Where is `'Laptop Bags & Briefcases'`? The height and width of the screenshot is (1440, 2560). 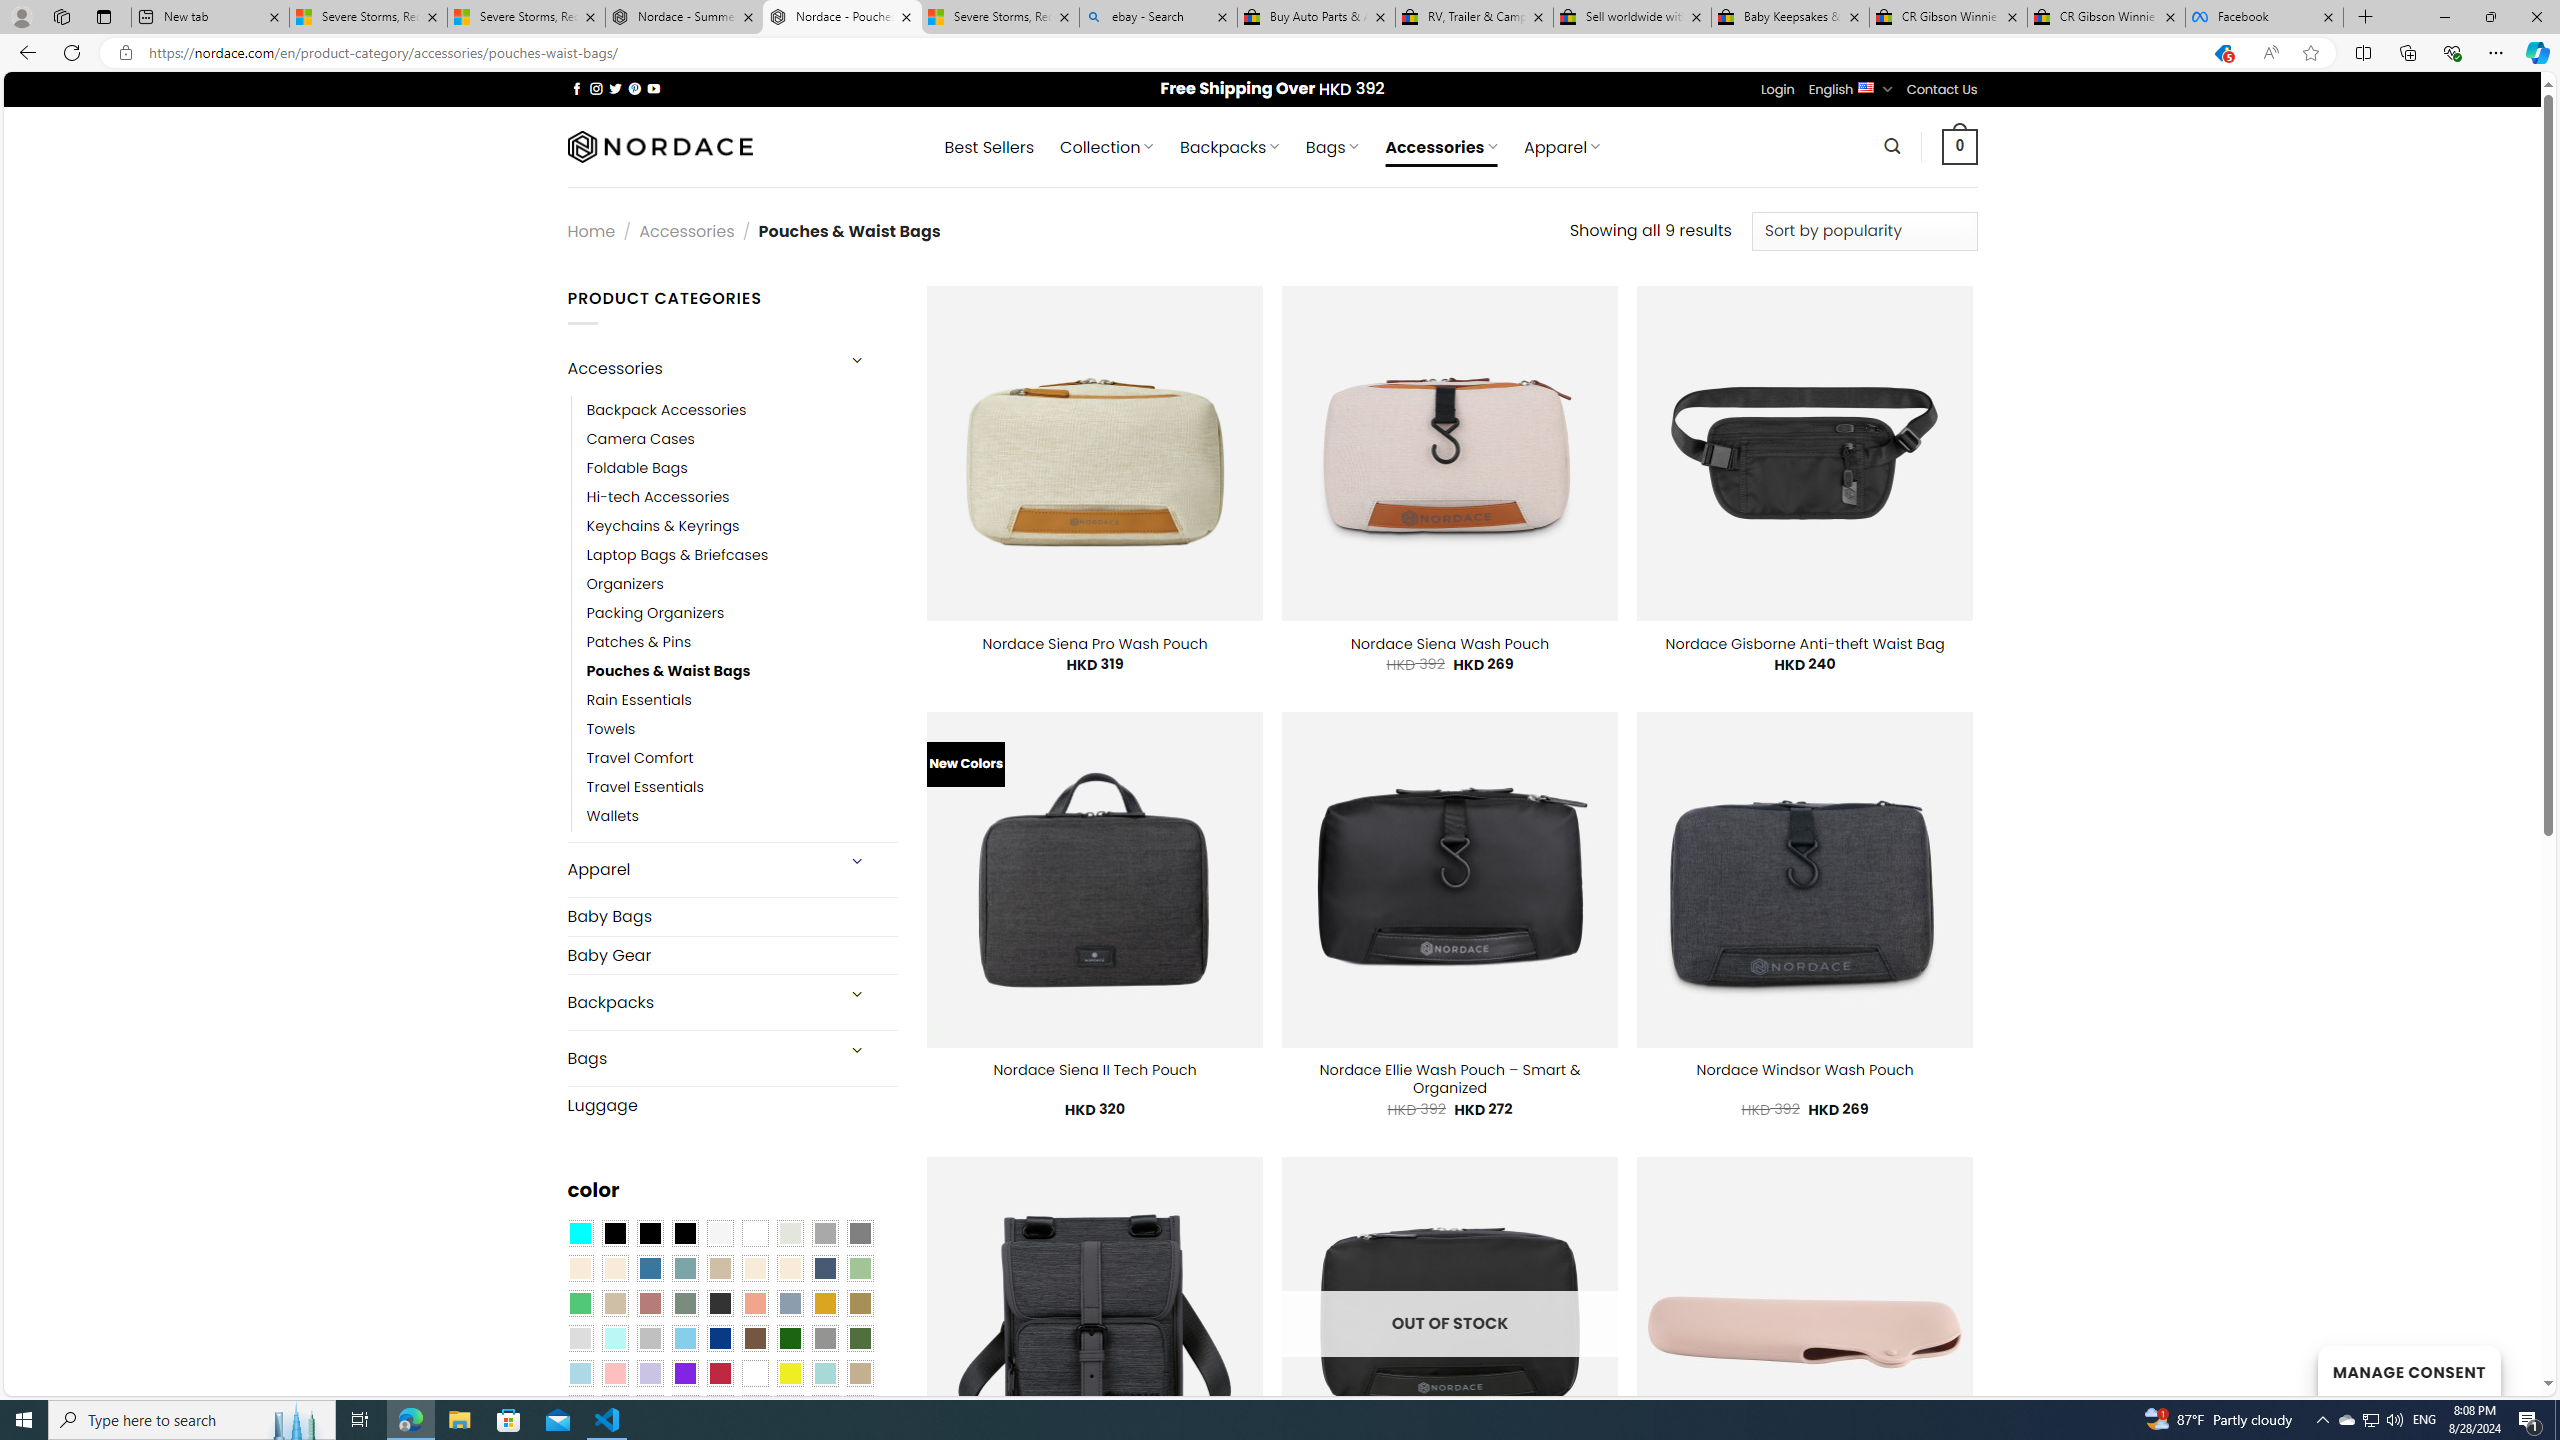 'Laptop Bags & Briefcases' is located at coordinates (676, 555).